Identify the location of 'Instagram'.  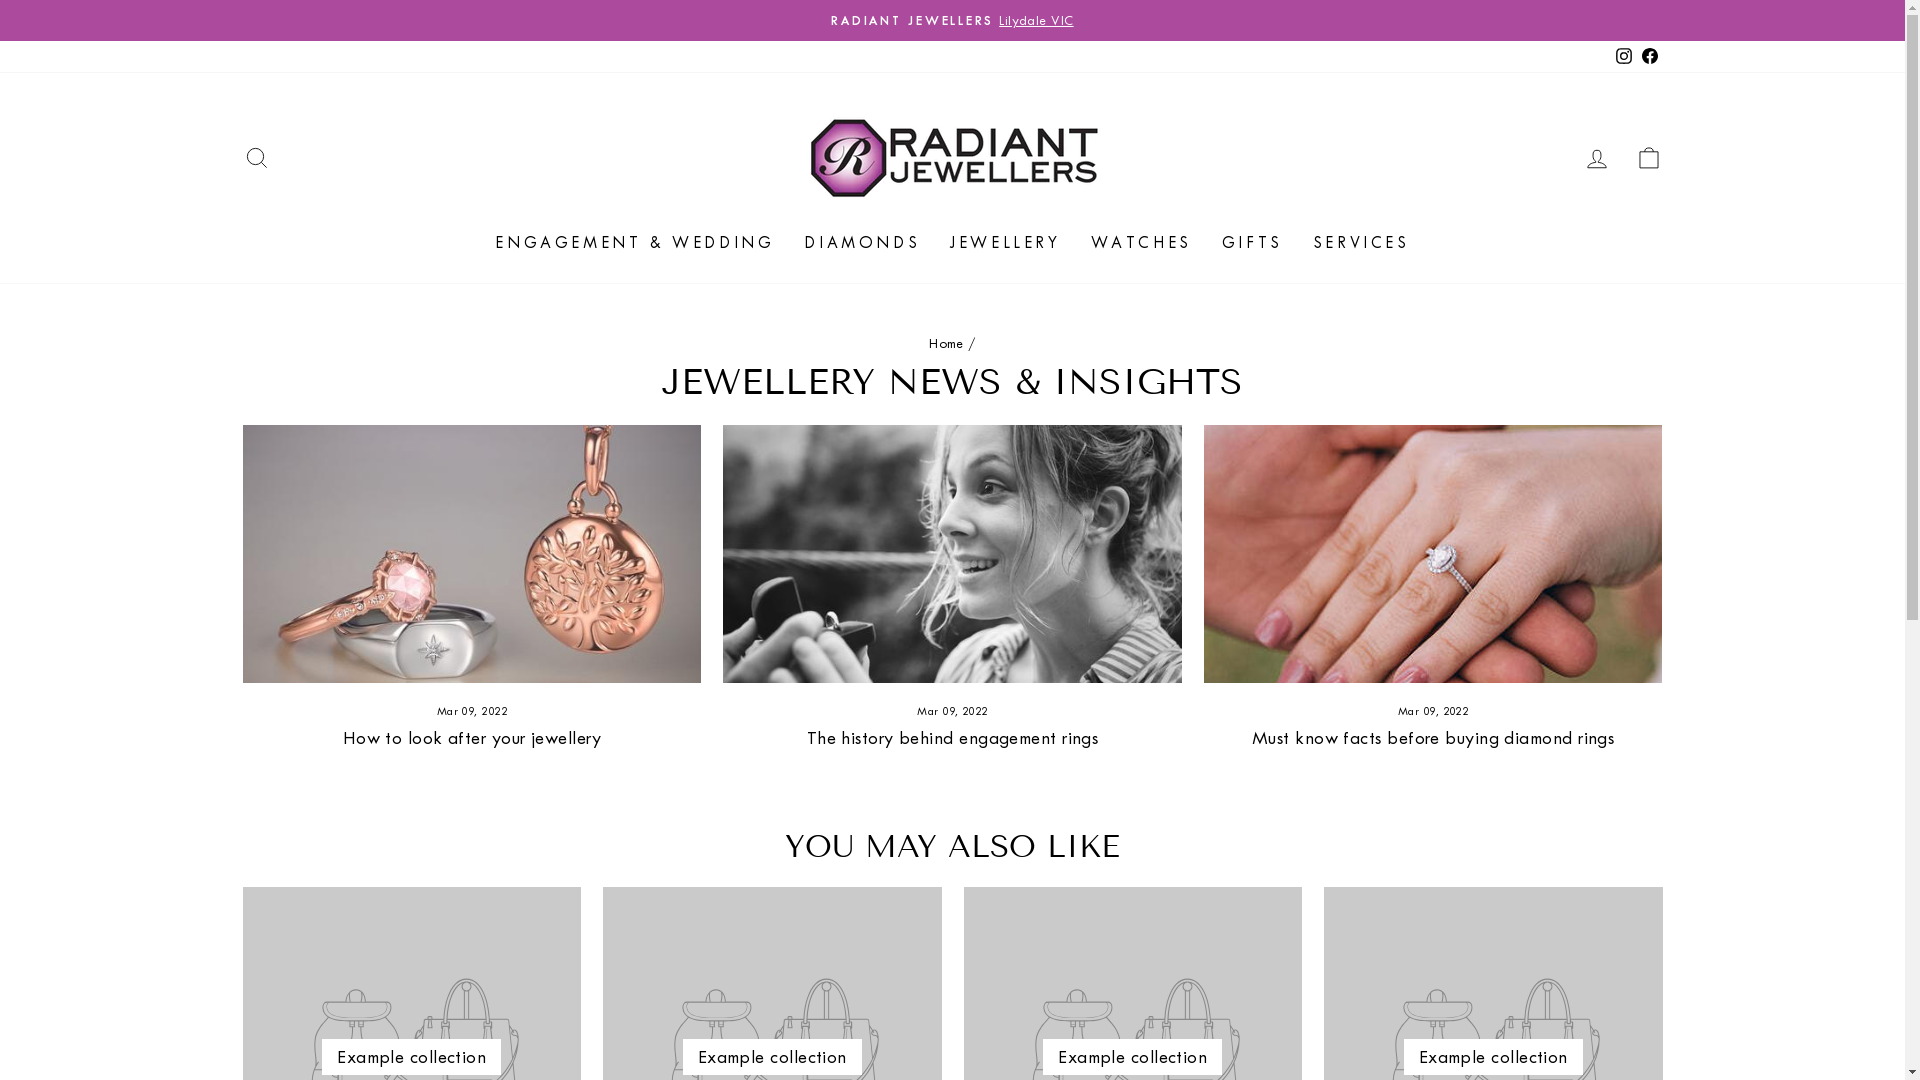
(1622, 55).